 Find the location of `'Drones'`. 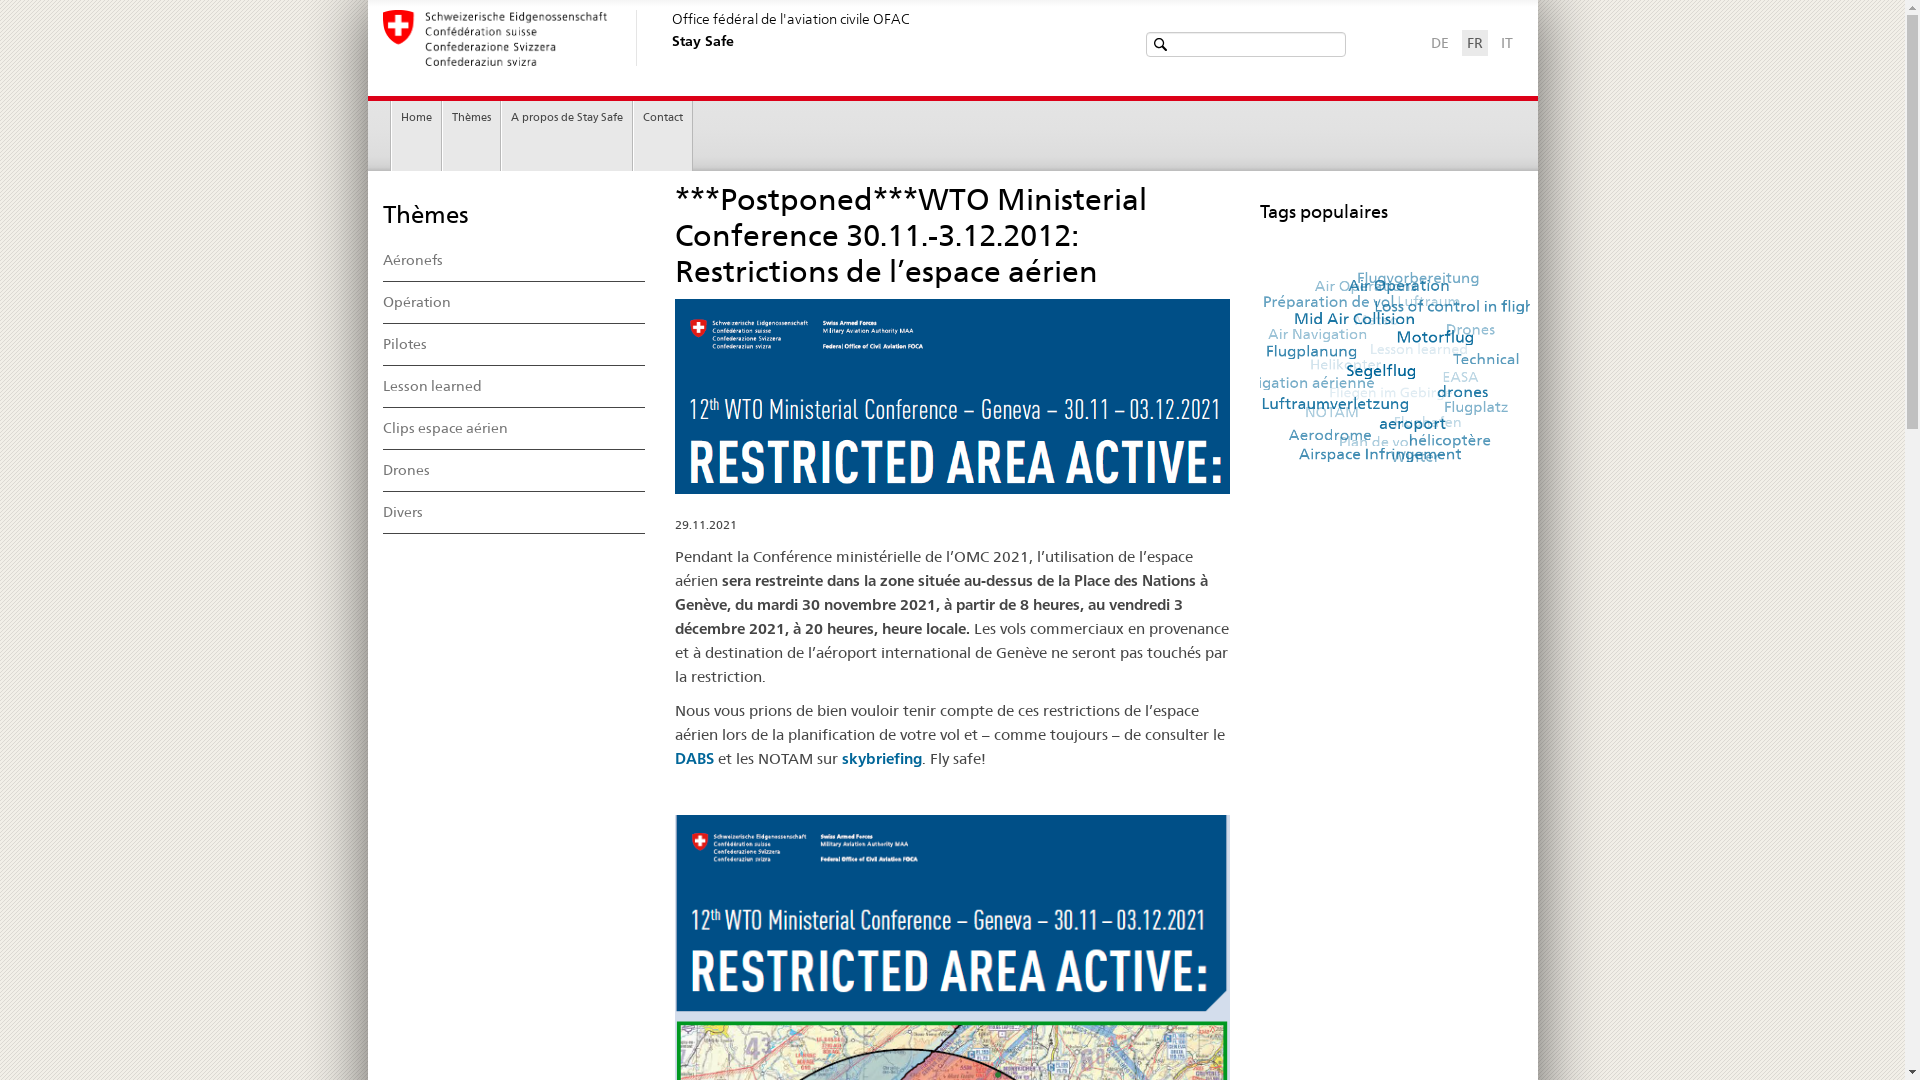

'Drones' is located at coordinates (513, 470).